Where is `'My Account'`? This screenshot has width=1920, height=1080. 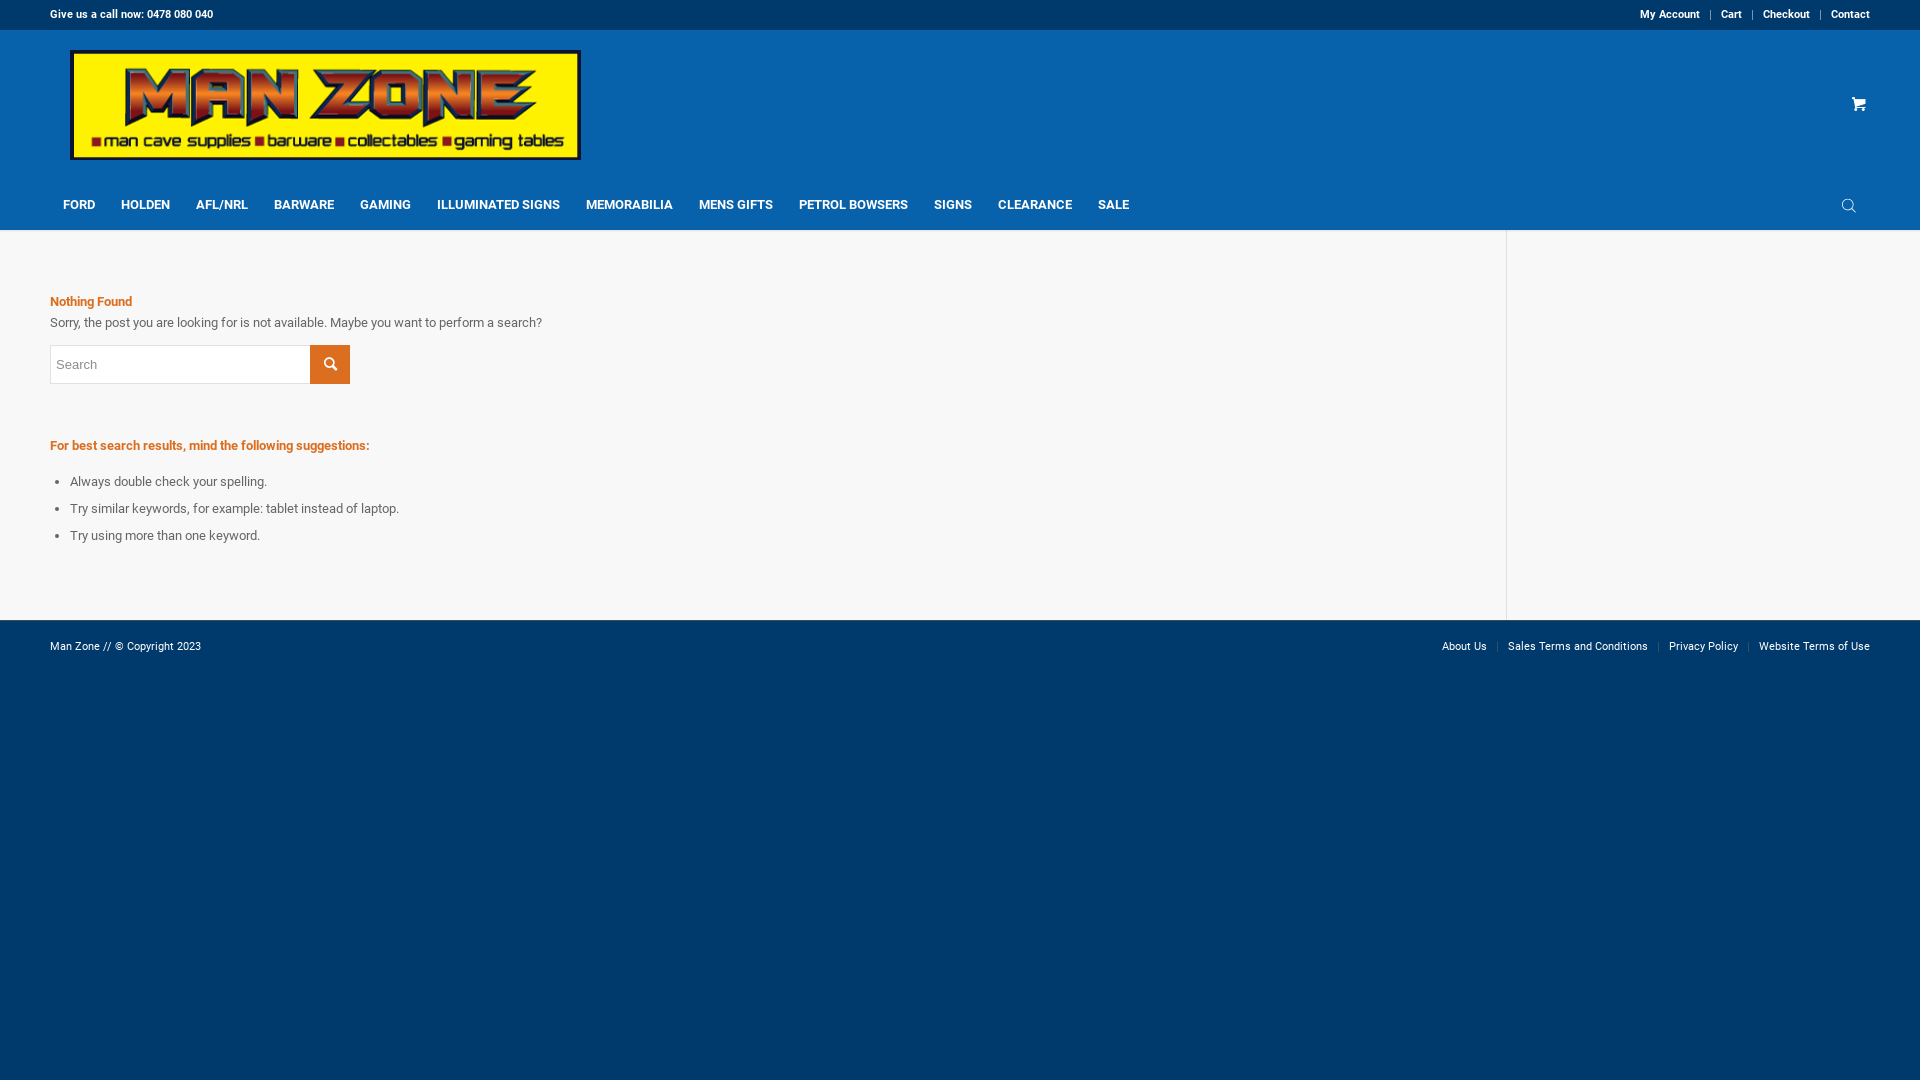 'My Account' is located at coordinates (1670, 14).